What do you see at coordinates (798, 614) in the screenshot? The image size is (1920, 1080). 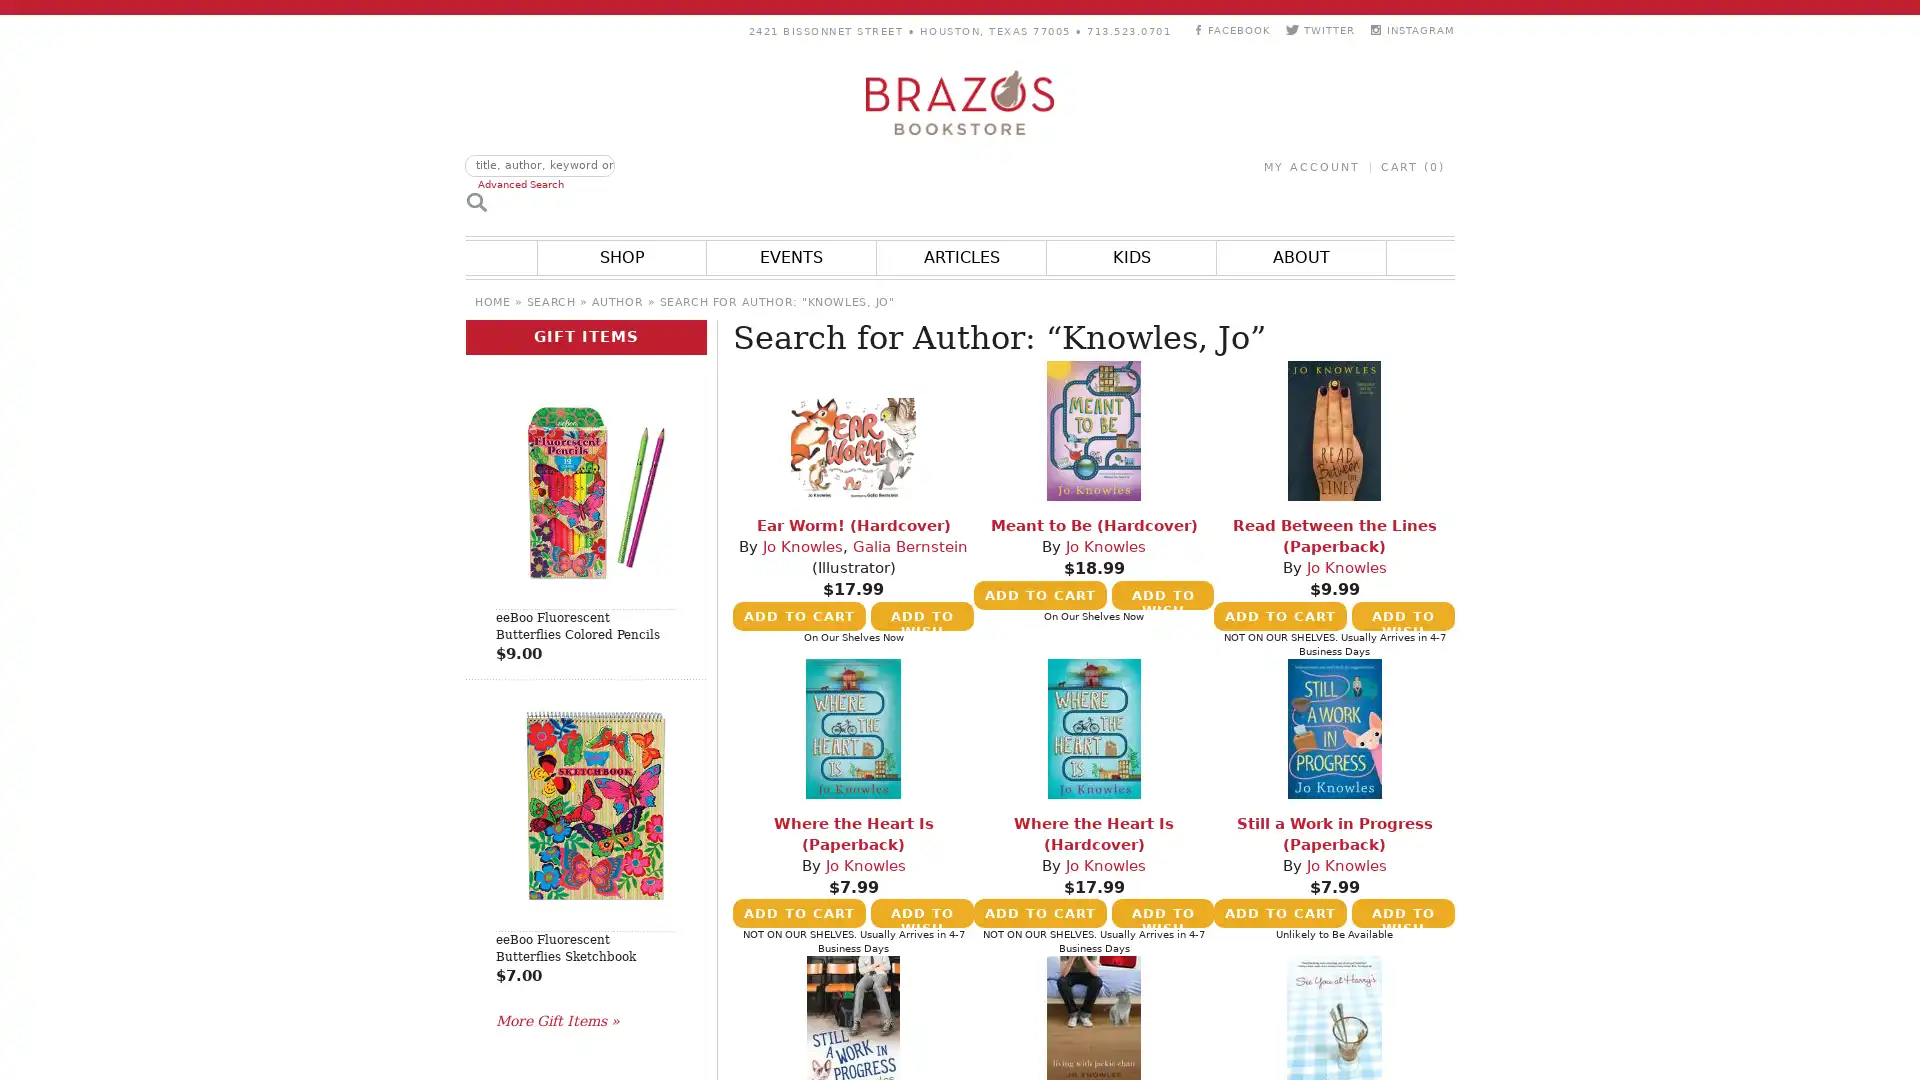 I see `Add to Cart` at bounding box center [798, 614].